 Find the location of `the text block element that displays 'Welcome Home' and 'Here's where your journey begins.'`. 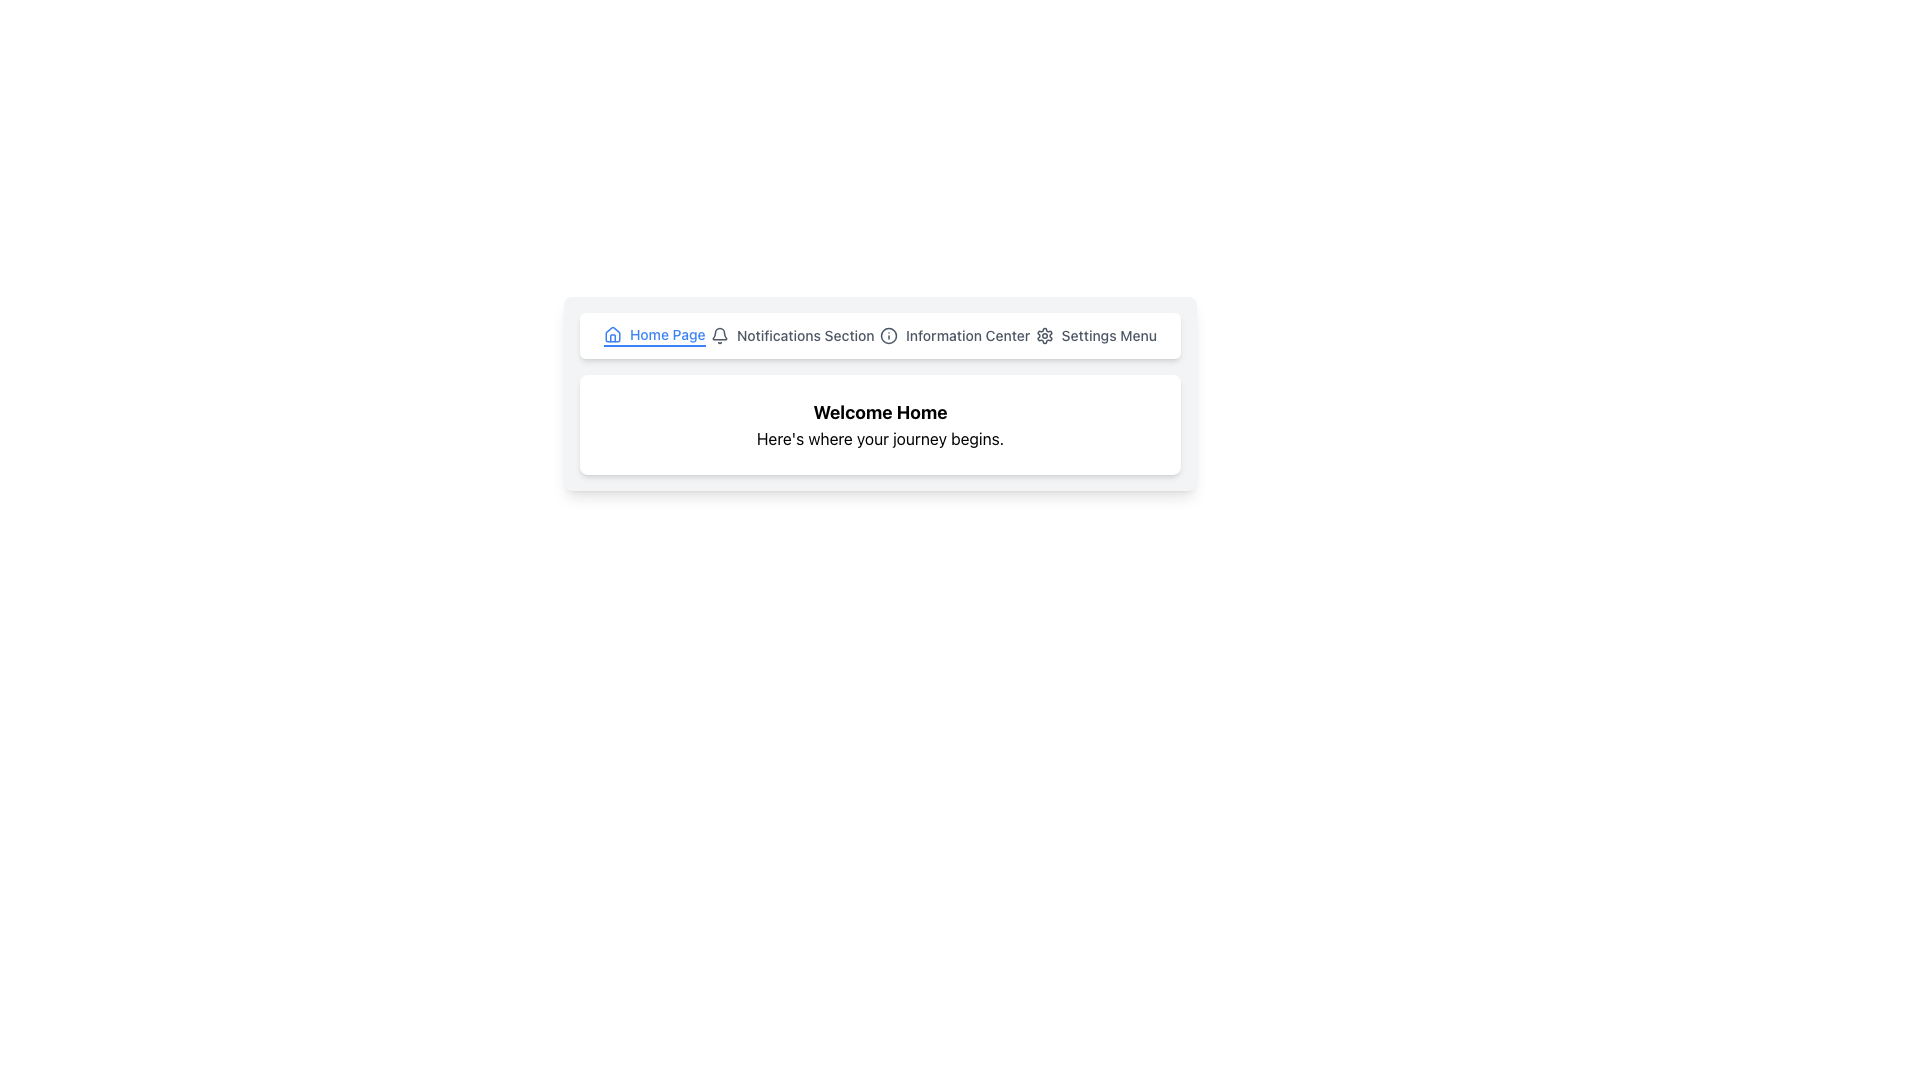

the text block element that displays 'Welcome Home' and 'Here's where your journey begins.' is located at coordinates (880, 423).